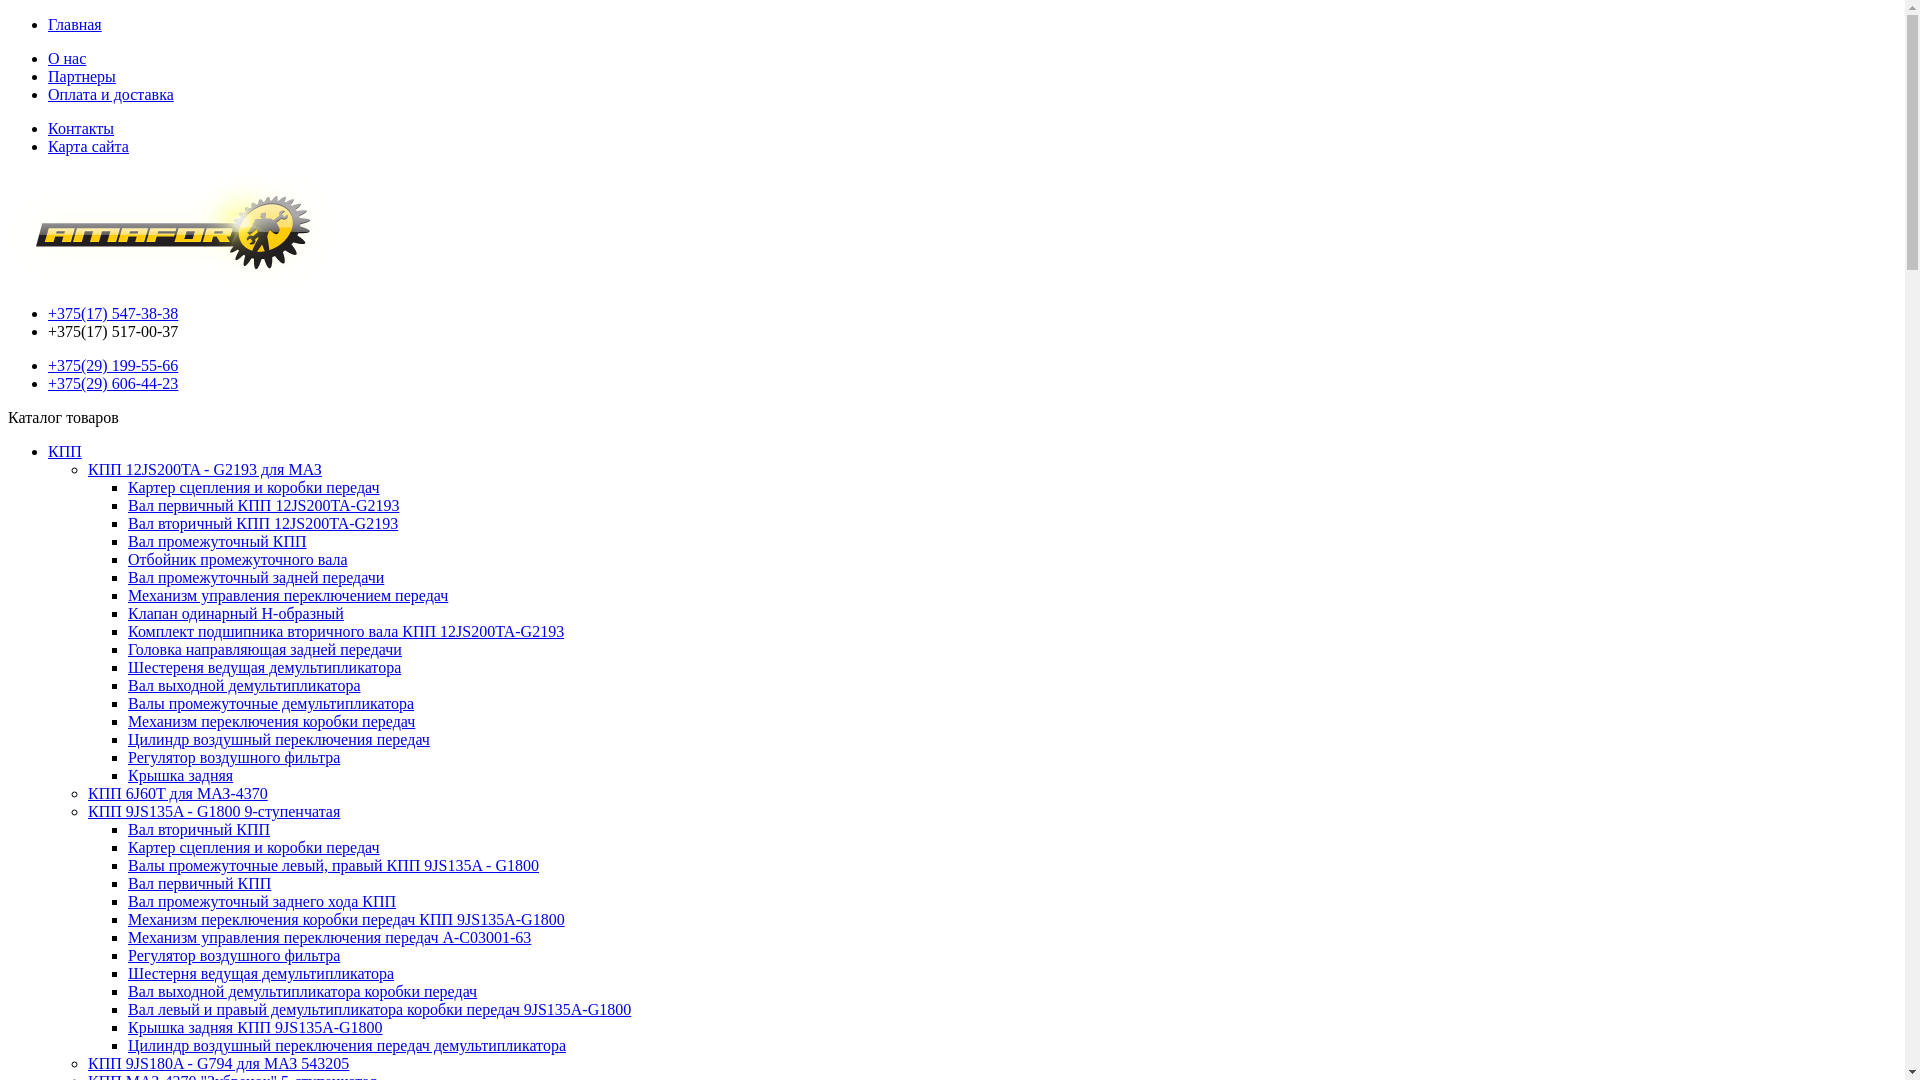  I want to click on '+375(29) 606-44-23', so click(48, 383).